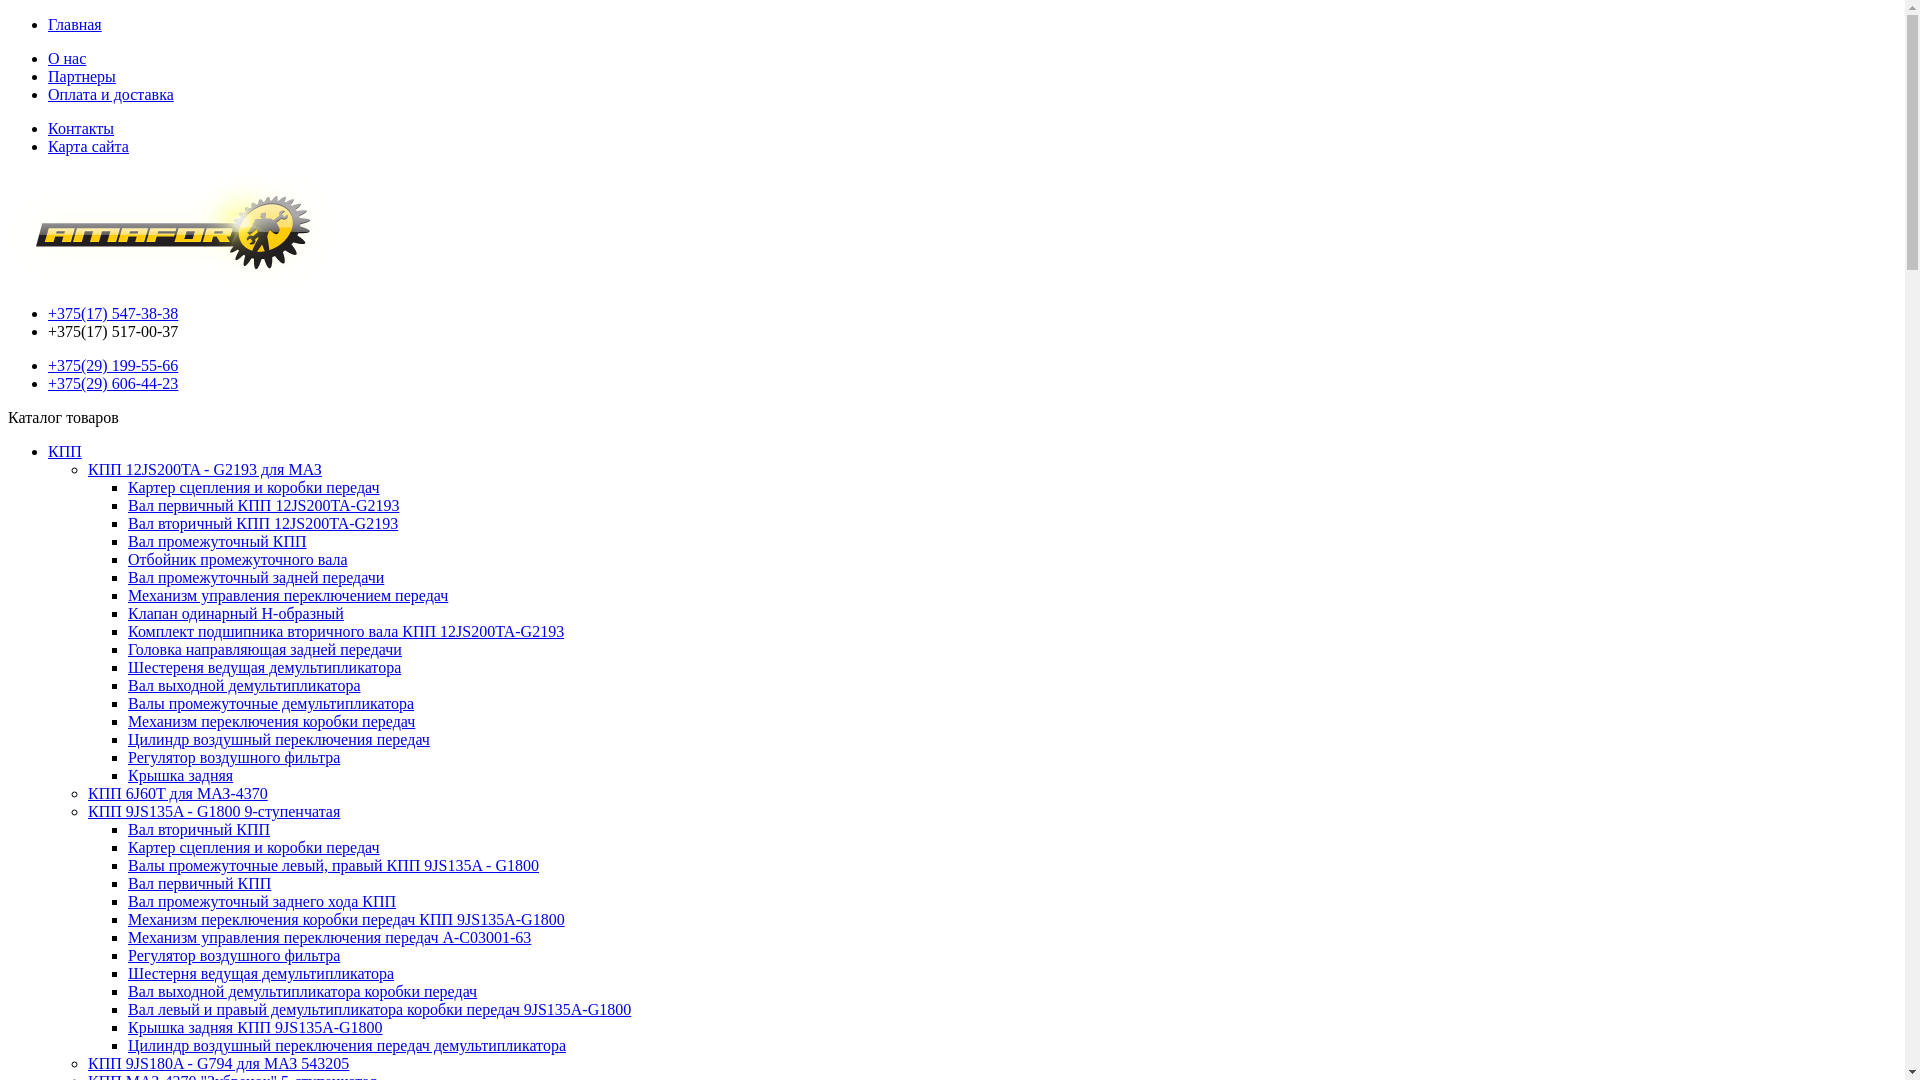  I want to click on '+375(29) 606-44-23', so click(48, 383).